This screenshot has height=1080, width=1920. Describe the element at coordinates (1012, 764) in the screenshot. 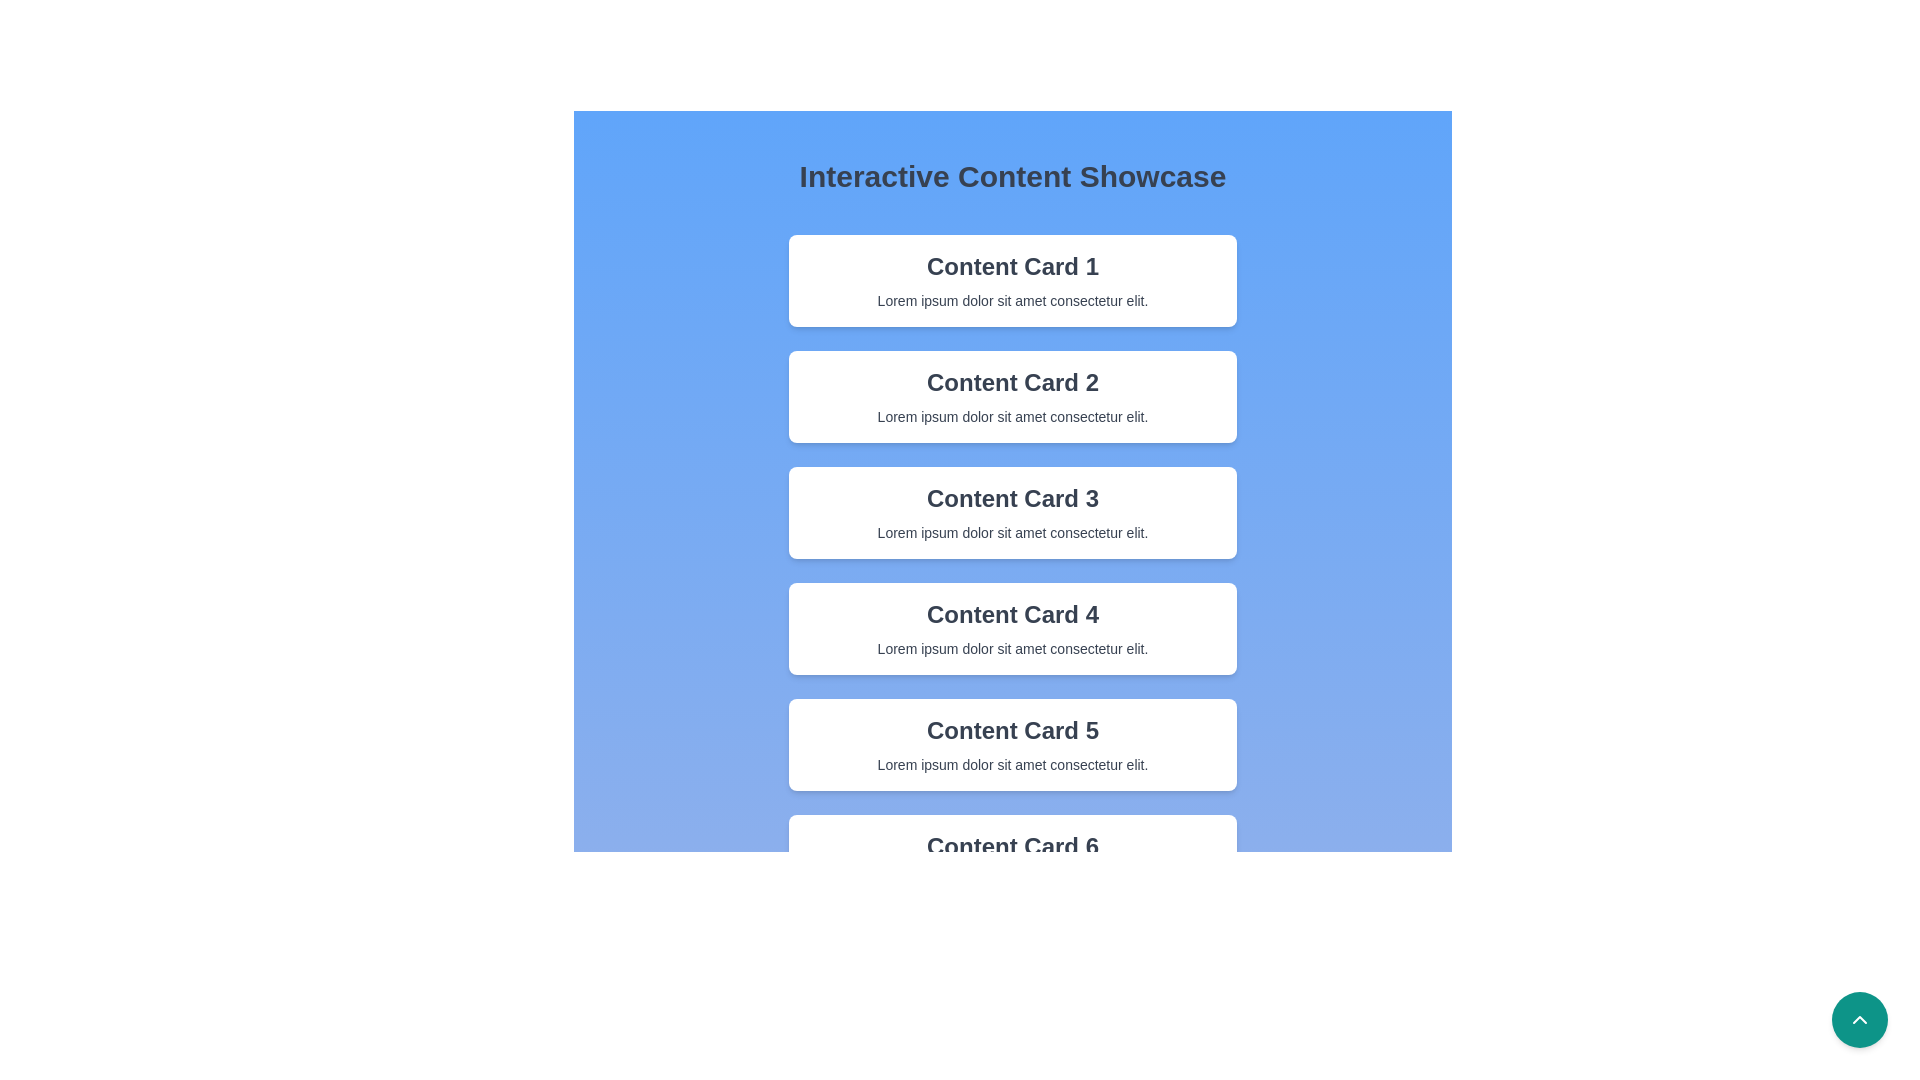

I see `the text label displaying descriptive information for 'Content Card 5', located at the bottom of the card, centered horizontally` at that location.